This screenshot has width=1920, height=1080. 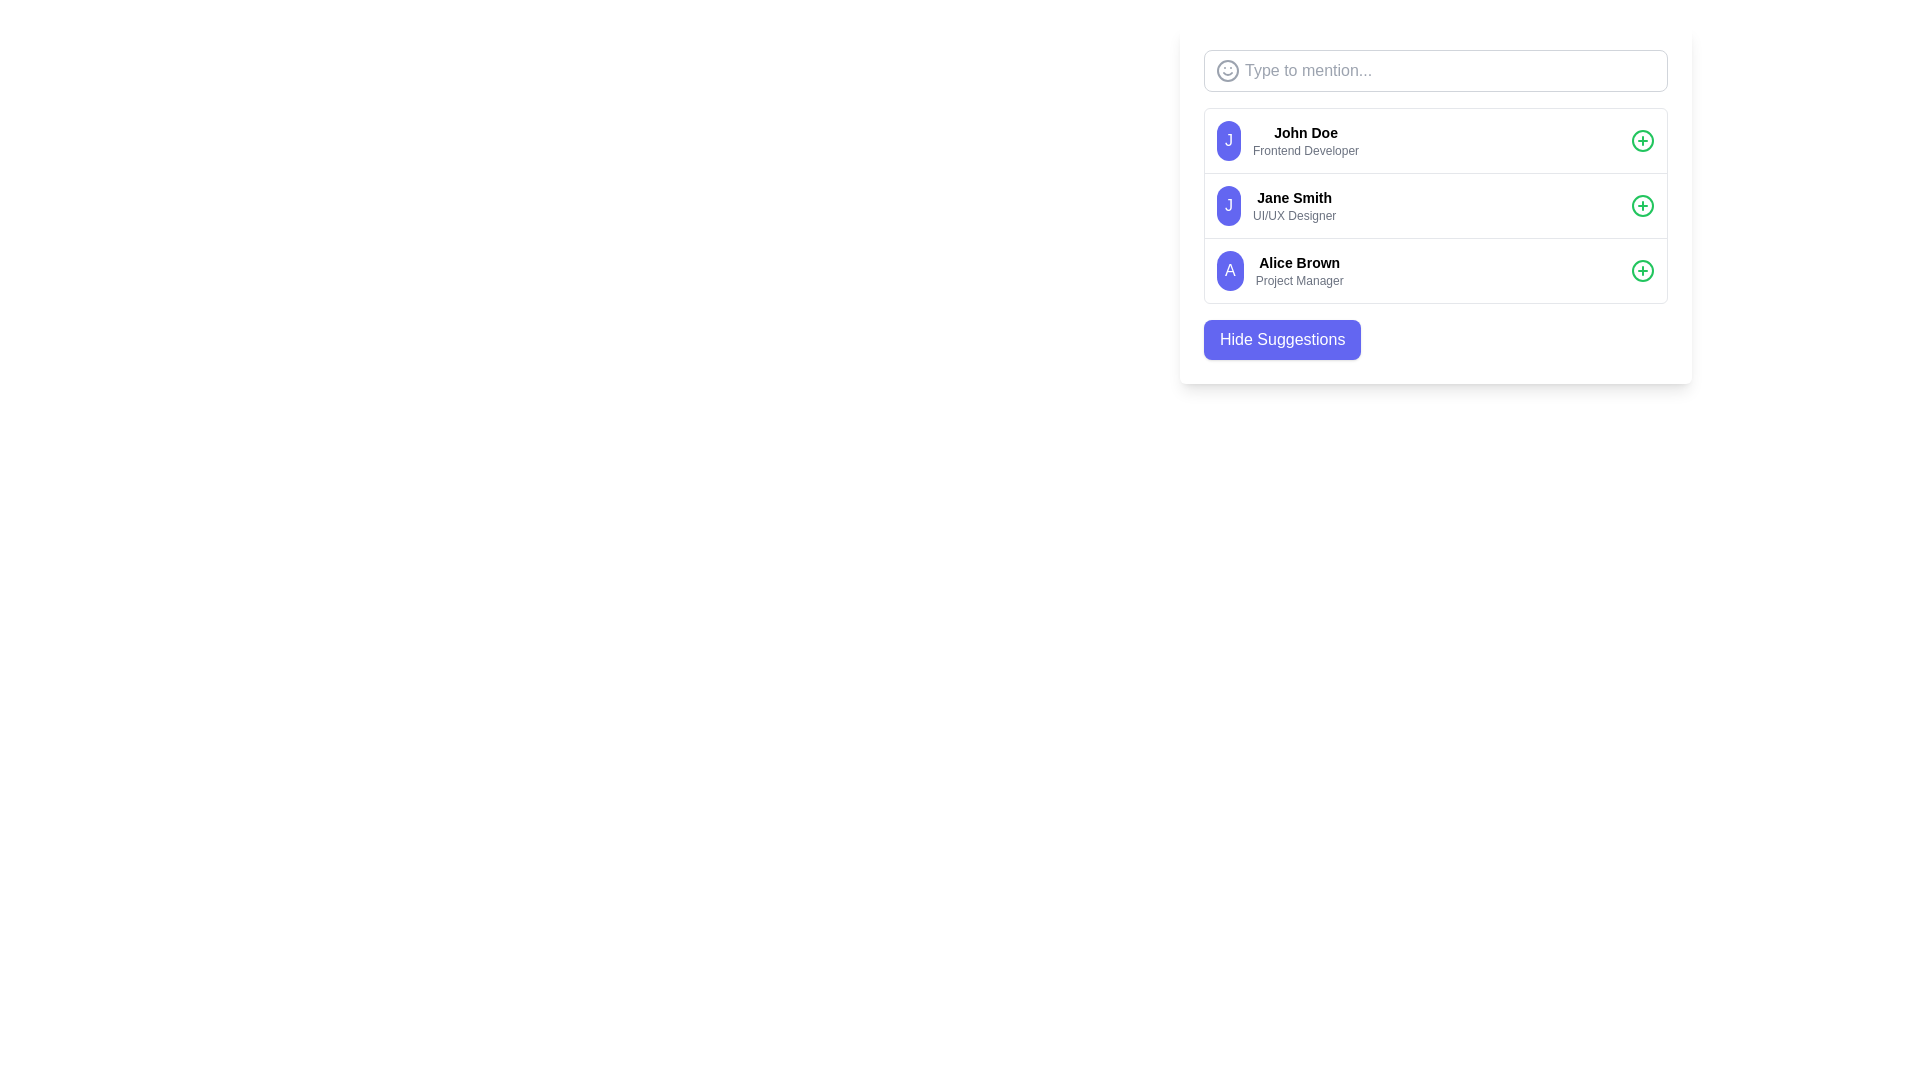 What do you see at coordinates (1642, 140) in the screenshot?
I see `the Icon button adjacent to 'John Doe' and 'Frontend Developer'` at bounding box center [1642, 140].